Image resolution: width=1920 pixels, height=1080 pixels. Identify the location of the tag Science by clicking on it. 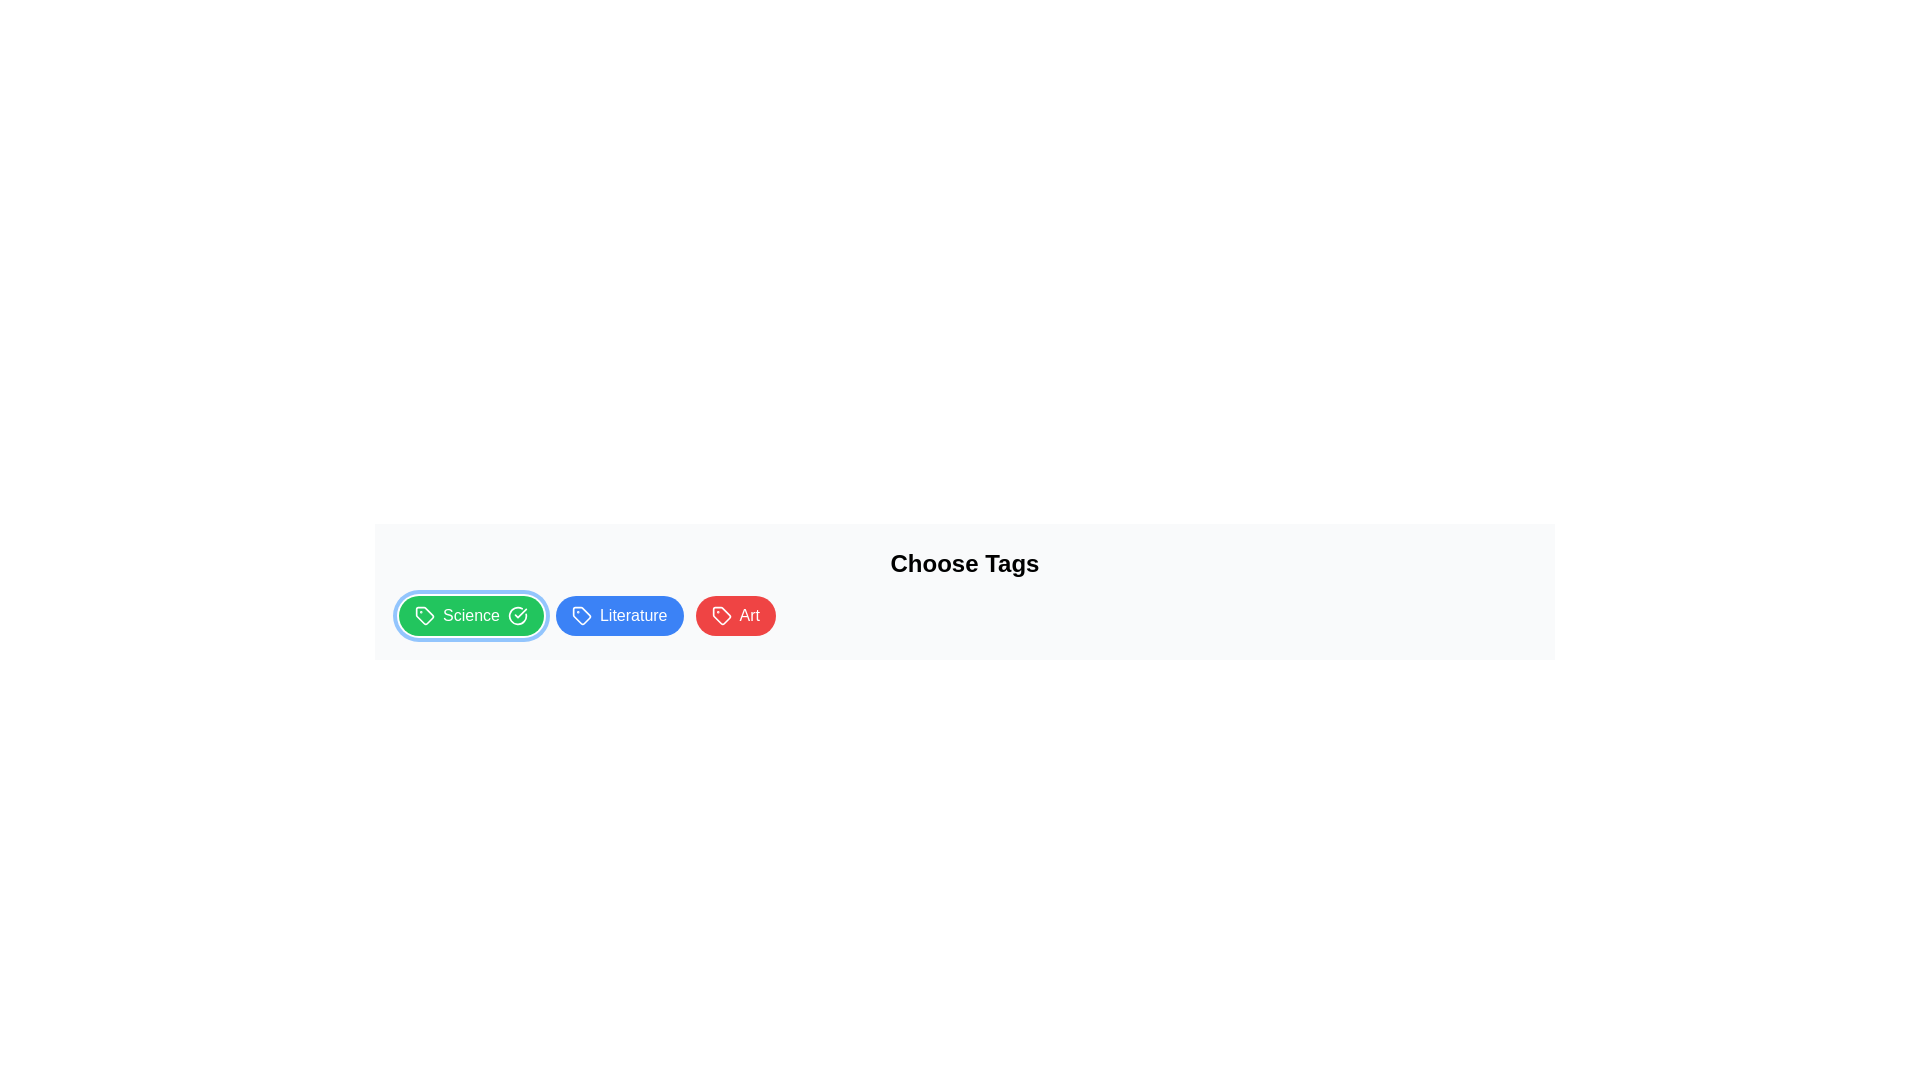
(469, 615).